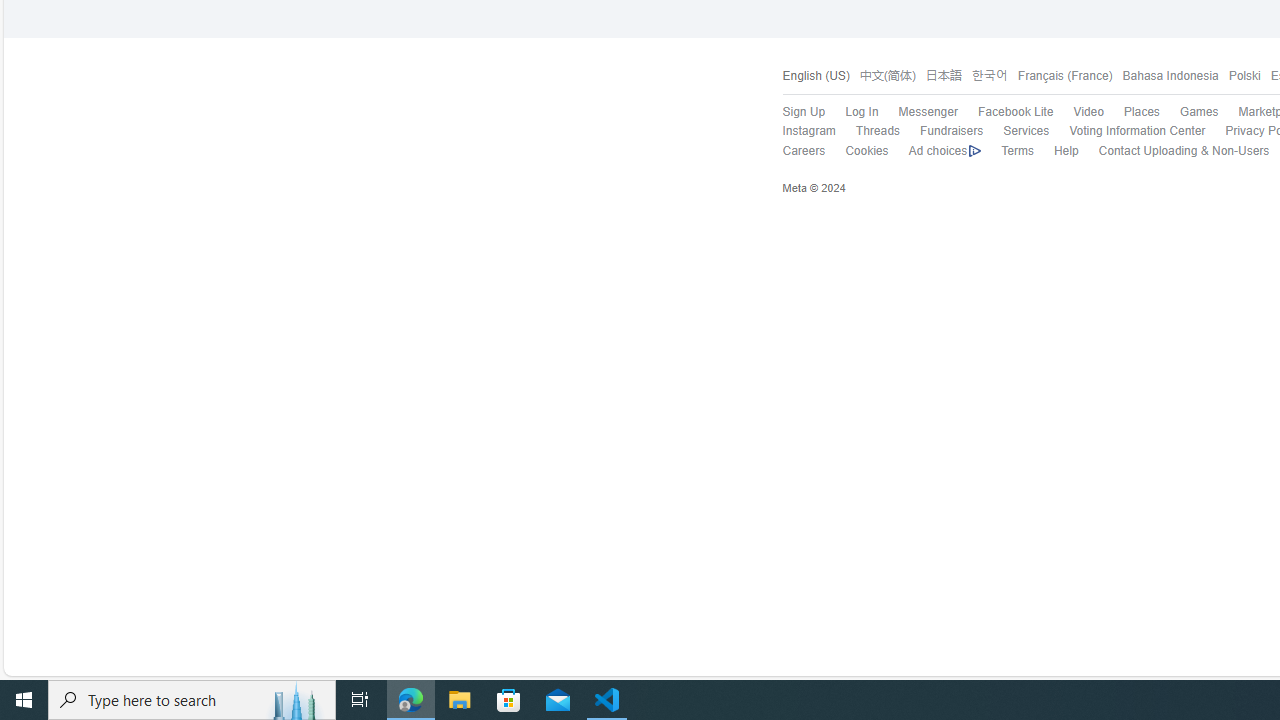  What do you see at coordinates (1065, 149) in the screenshot?
I see `'Help'` at bounding box center [1065, 149].